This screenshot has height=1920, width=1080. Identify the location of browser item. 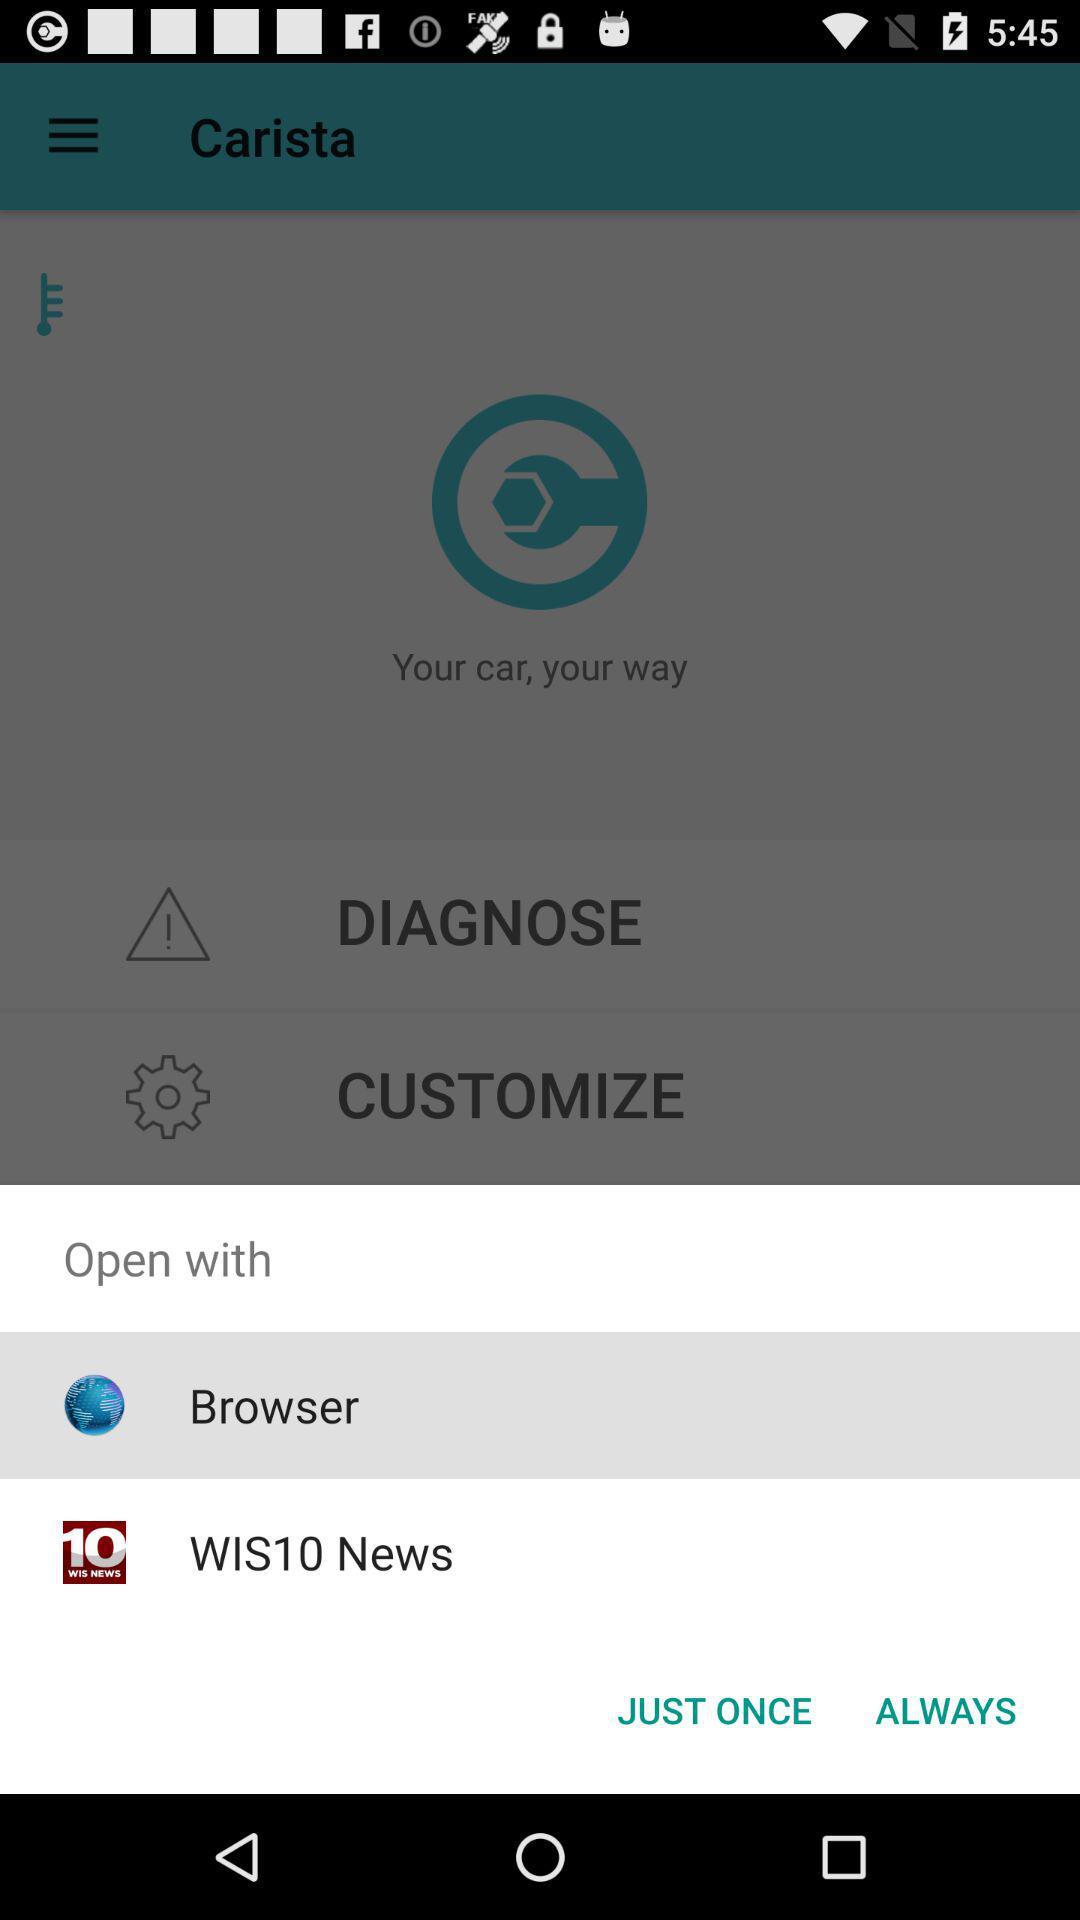
(274, 1404).